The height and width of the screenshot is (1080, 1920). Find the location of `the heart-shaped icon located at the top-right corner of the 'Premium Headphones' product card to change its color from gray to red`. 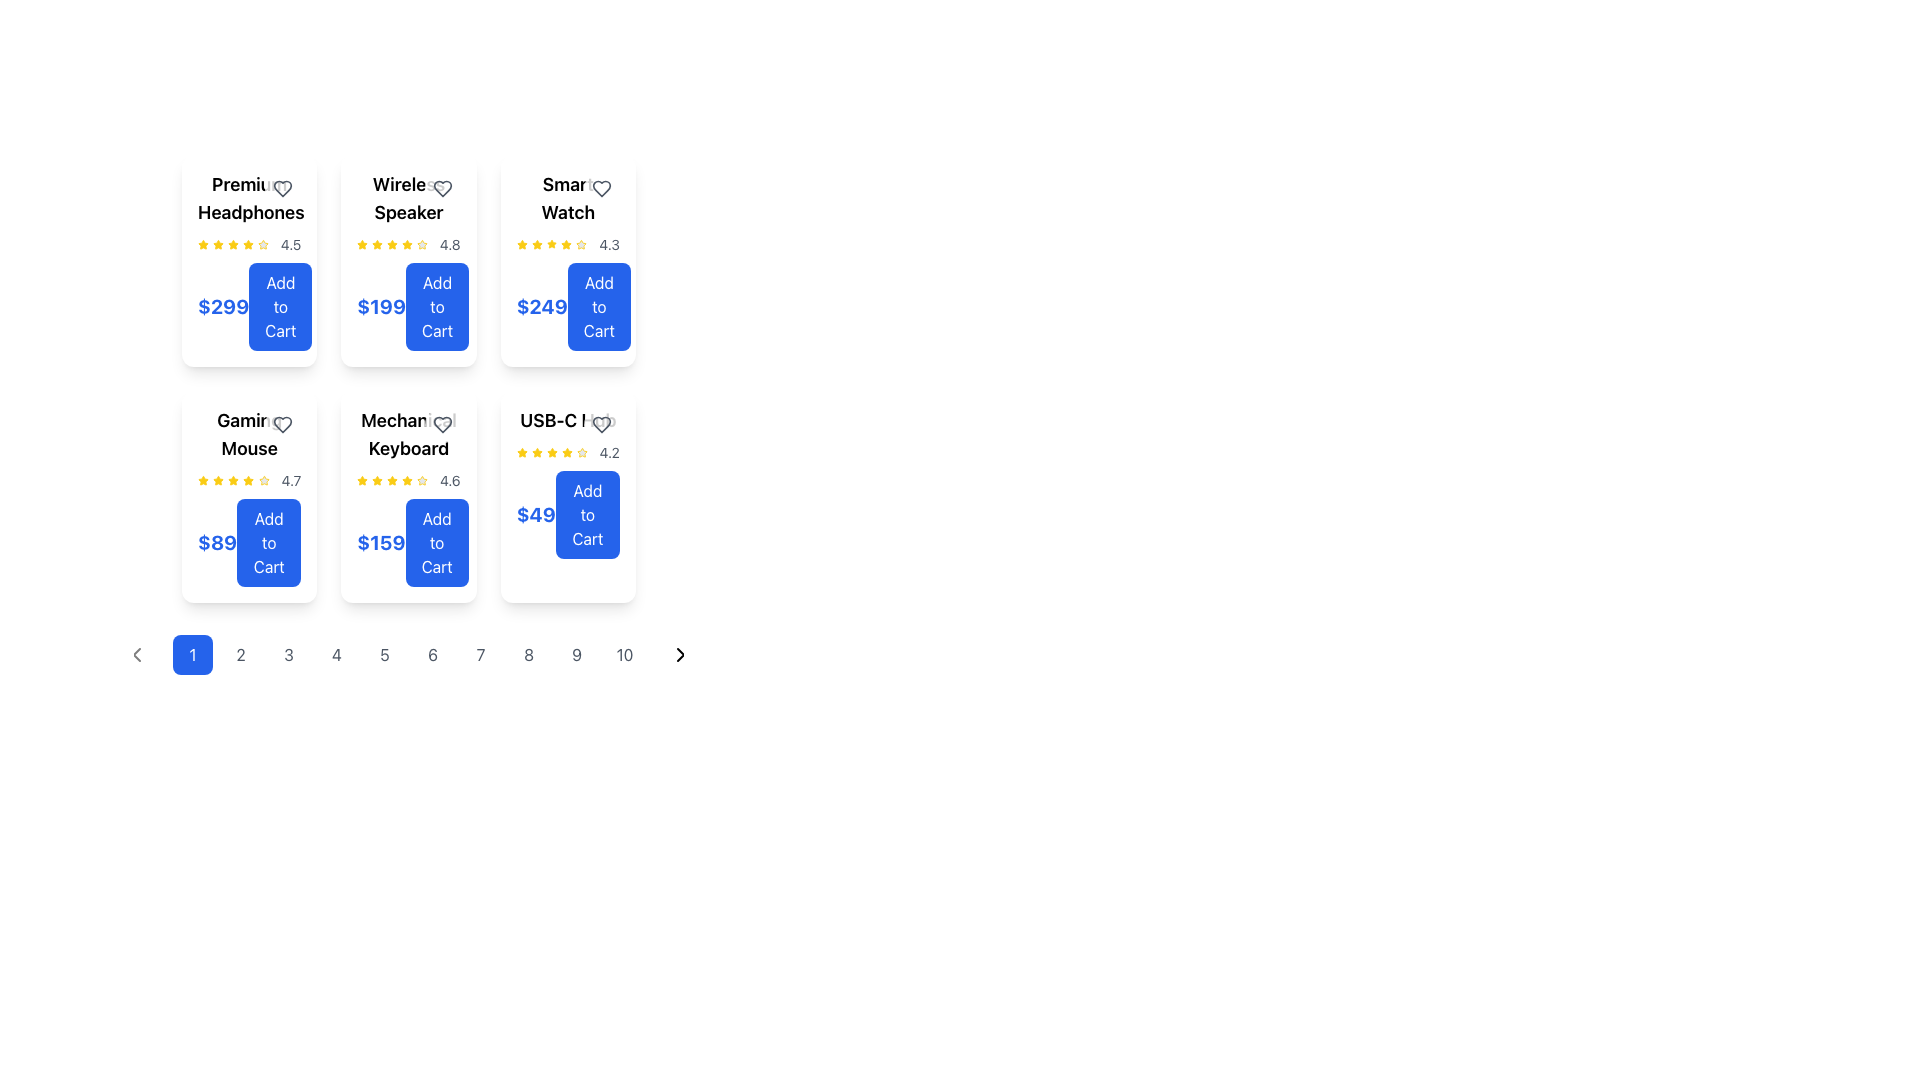

the heart-shaped icon located at the top-right corner of the 'Premium Headphones' product card to change its color from gray to red is located at coordinates (282, 189).